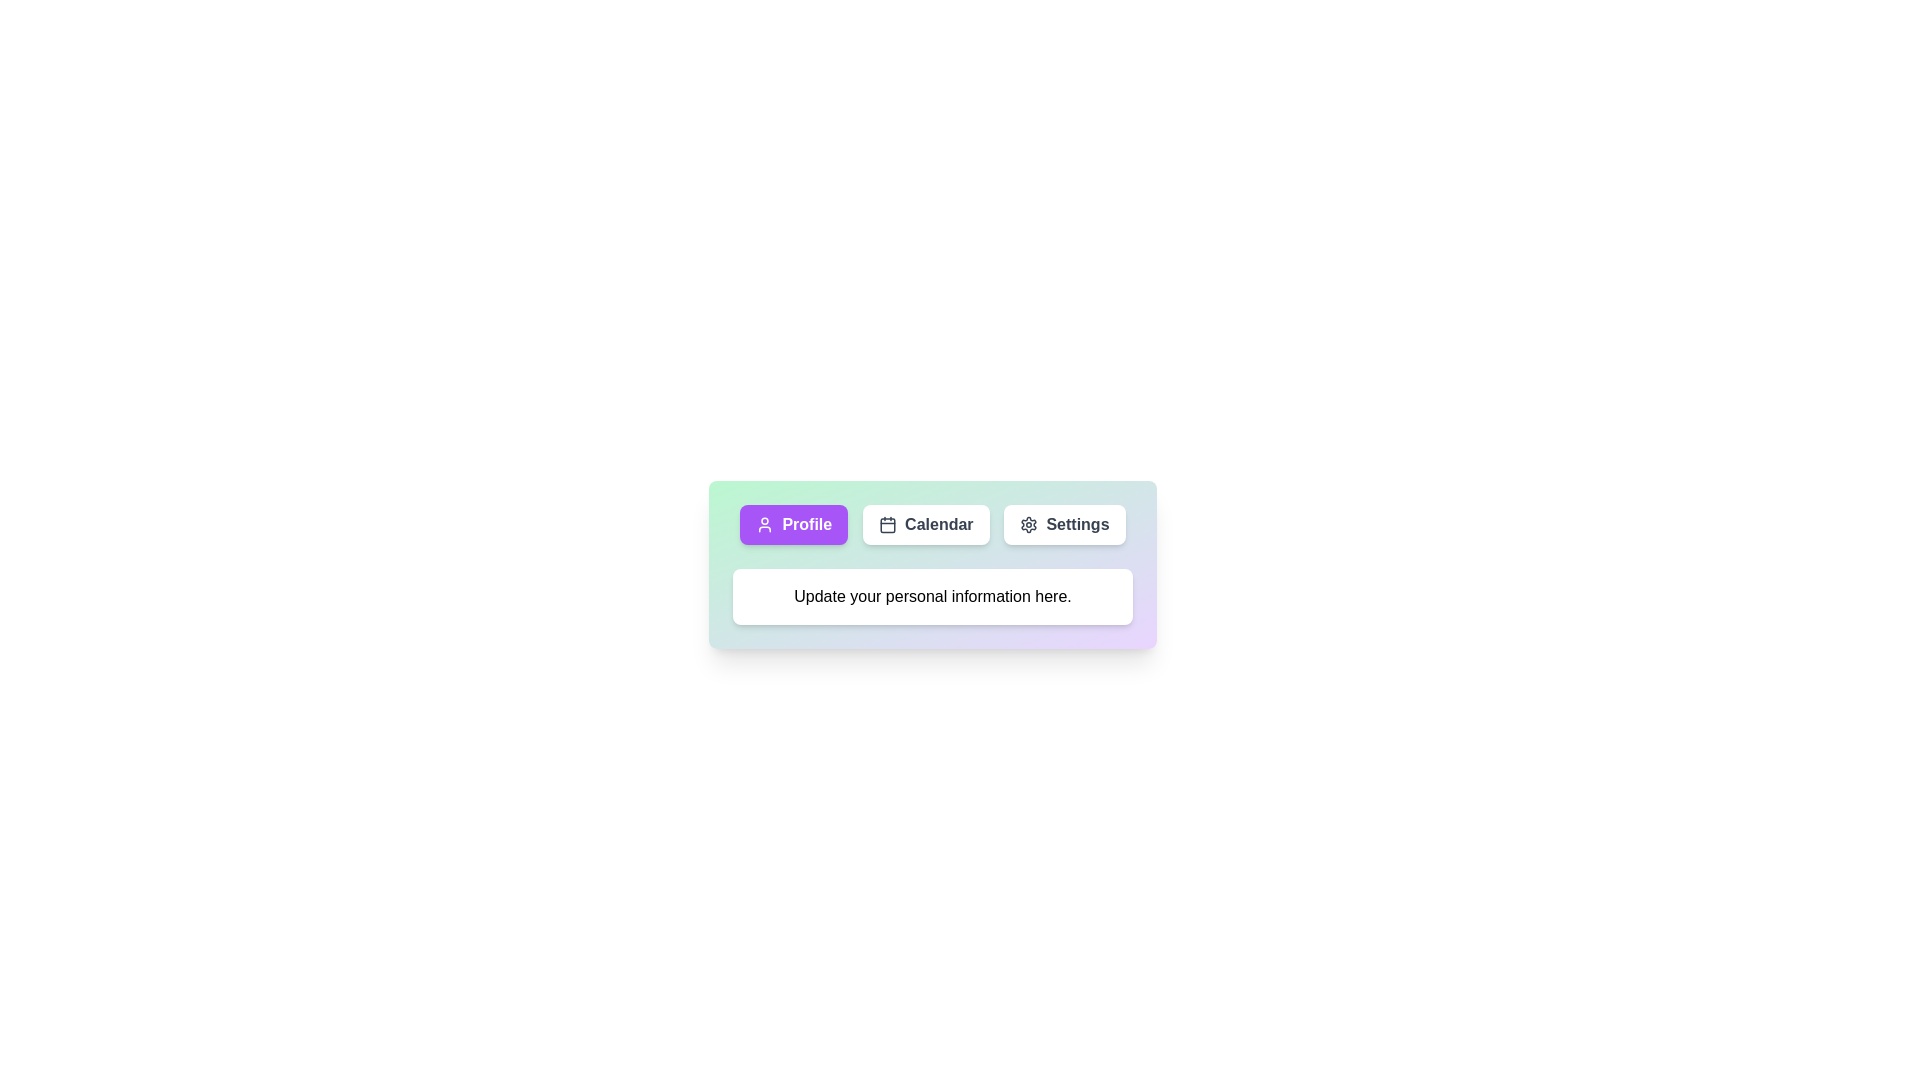 This screenshot has height=1080, width=1920. What do you see at coordinates (931, 596) in the screenshot?
I see `the text label displaying 'Update your personal information here.' which is housed within a distinct white, rounded rectangle below the toolbar` at bounding box center [931, 596].